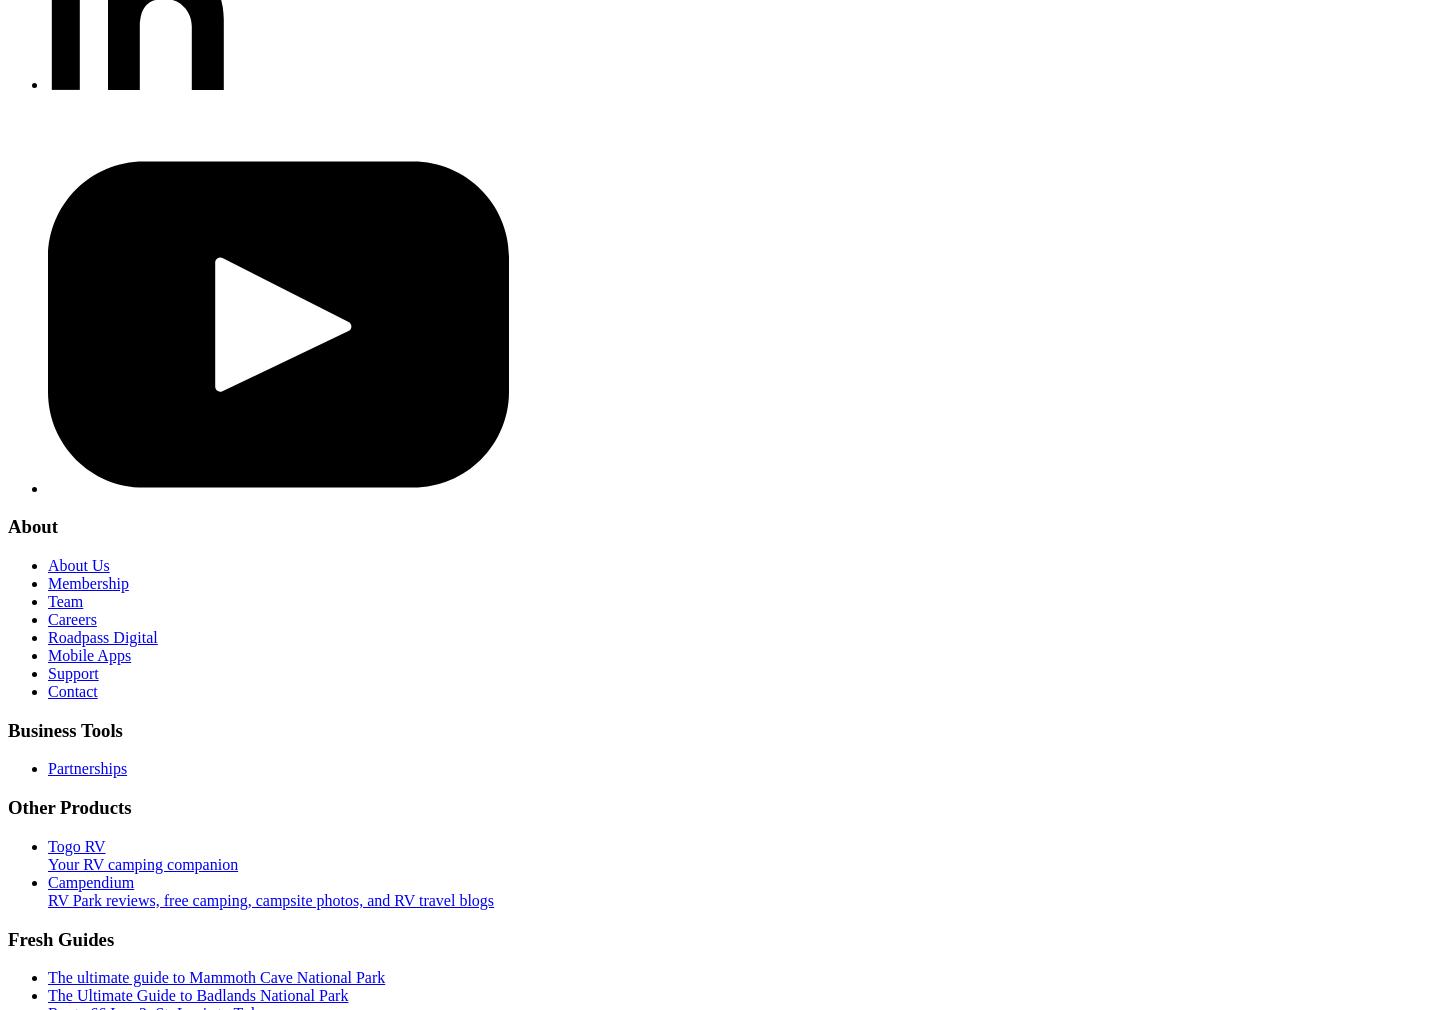  Describe the element at coordinates (64, 728) in the screenshot. I see `'Business Tools'` at that location.